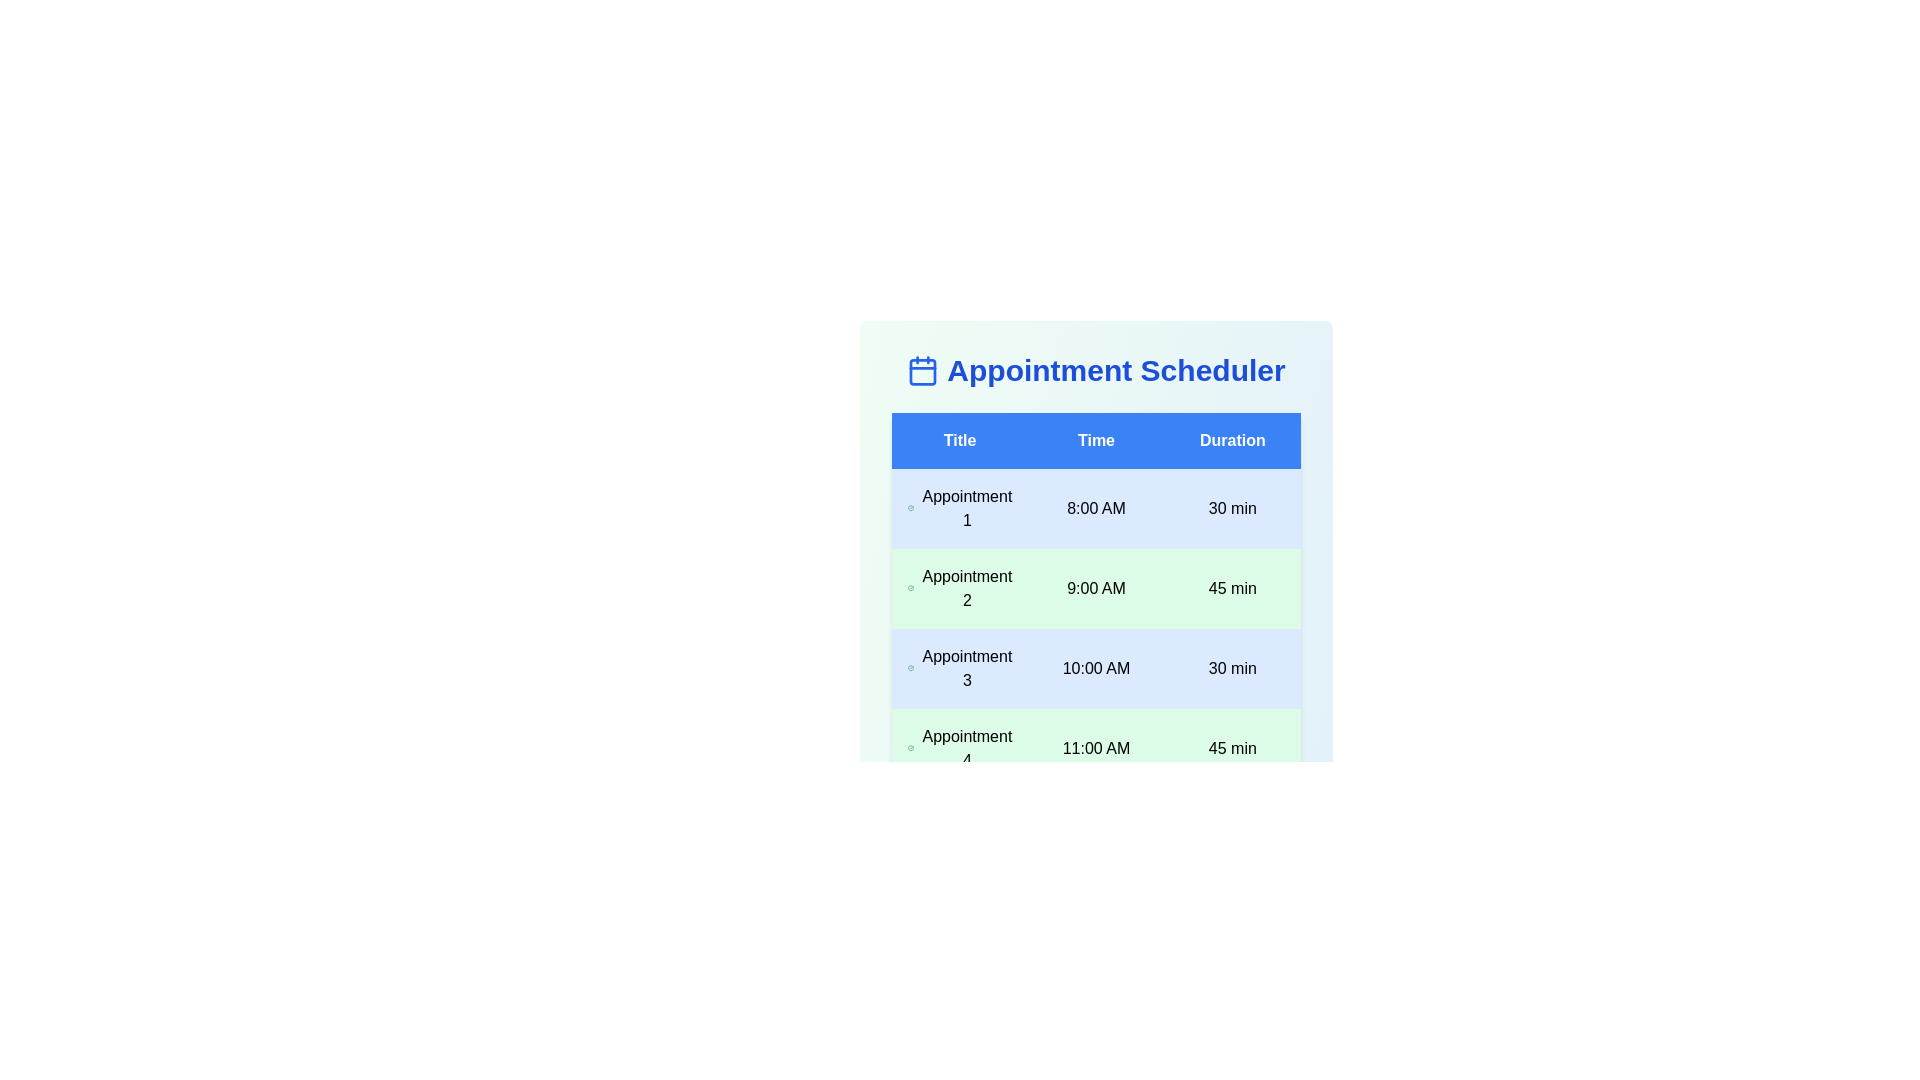 The image size is (1920, 1080). I want to click on the row corresponding to Appointment 2 to select it, so click(1095, 588).